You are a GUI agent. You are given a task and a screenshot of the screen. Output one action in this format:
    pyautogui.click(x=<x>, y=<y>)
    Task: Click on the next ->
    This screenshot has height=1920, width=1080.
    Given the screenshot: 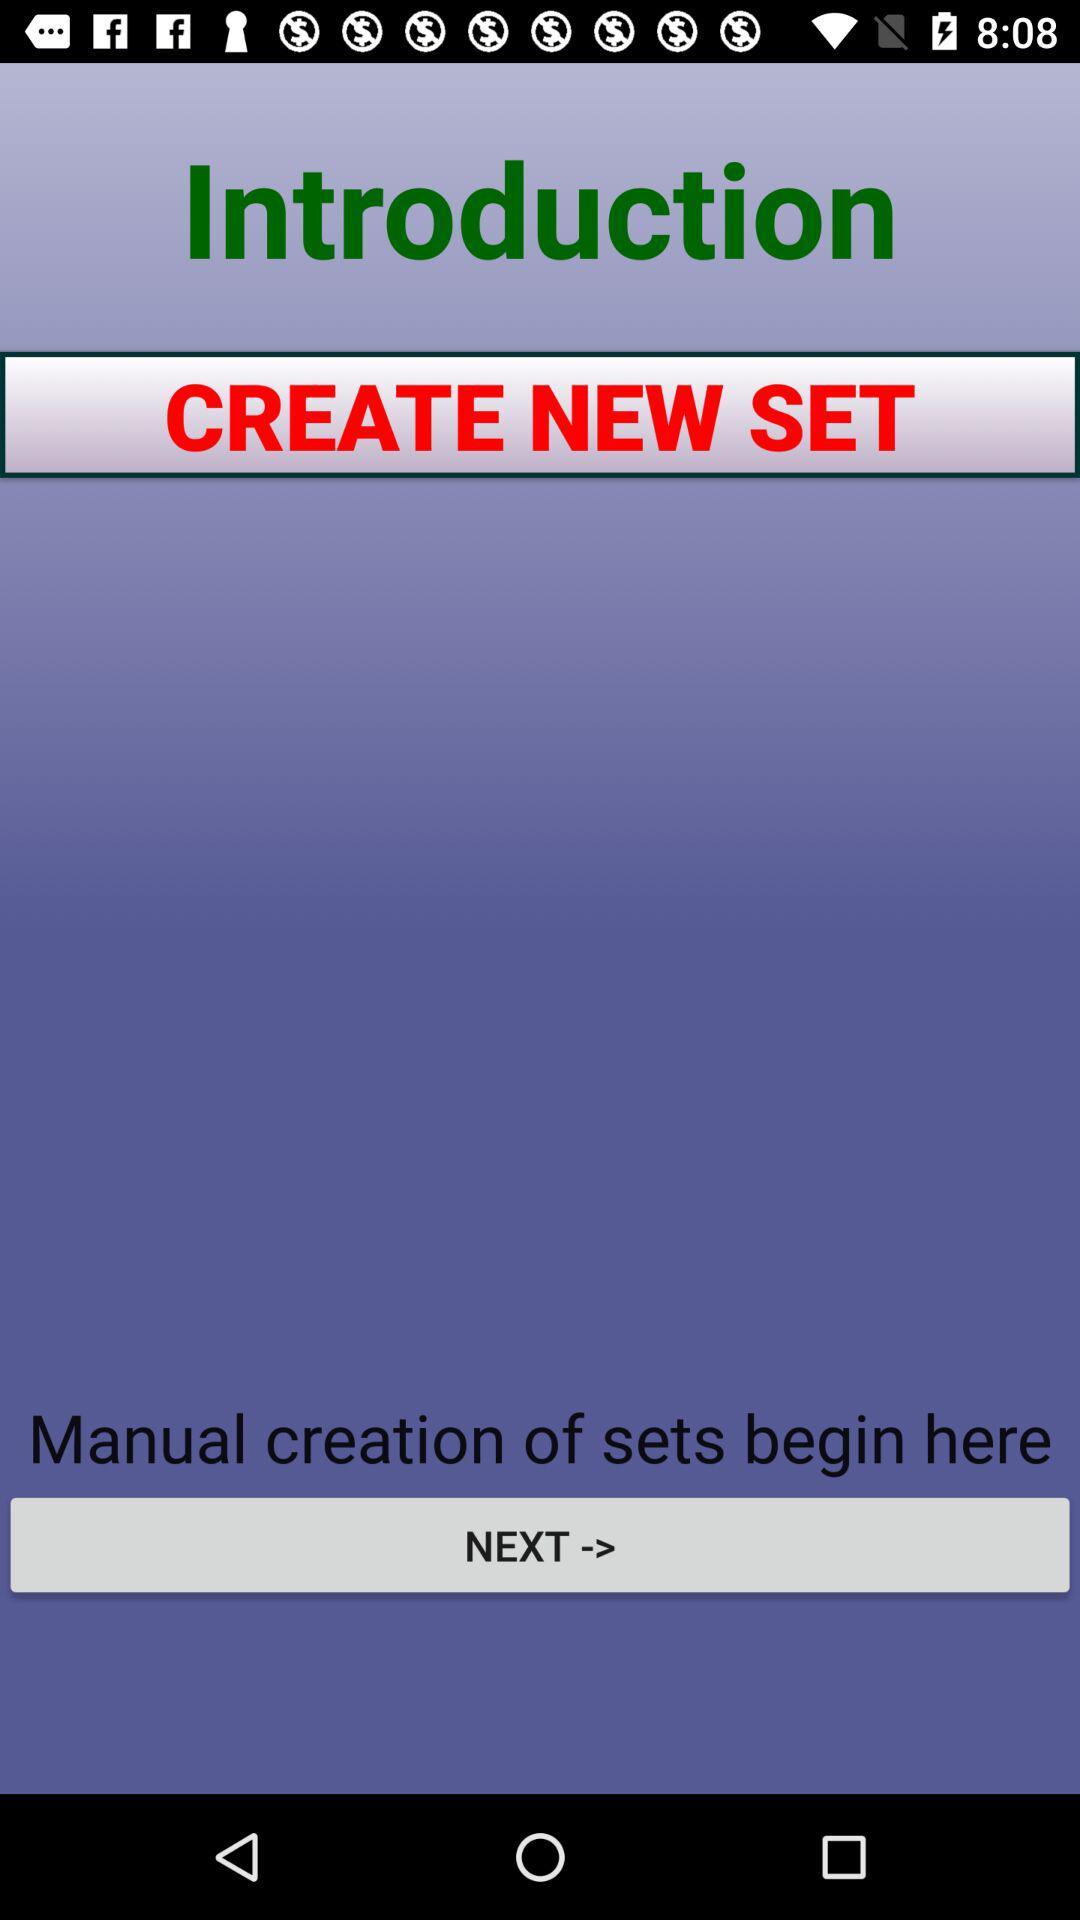 What is the action you would take?
    pyautogui.click(x=540, y=1544)
    